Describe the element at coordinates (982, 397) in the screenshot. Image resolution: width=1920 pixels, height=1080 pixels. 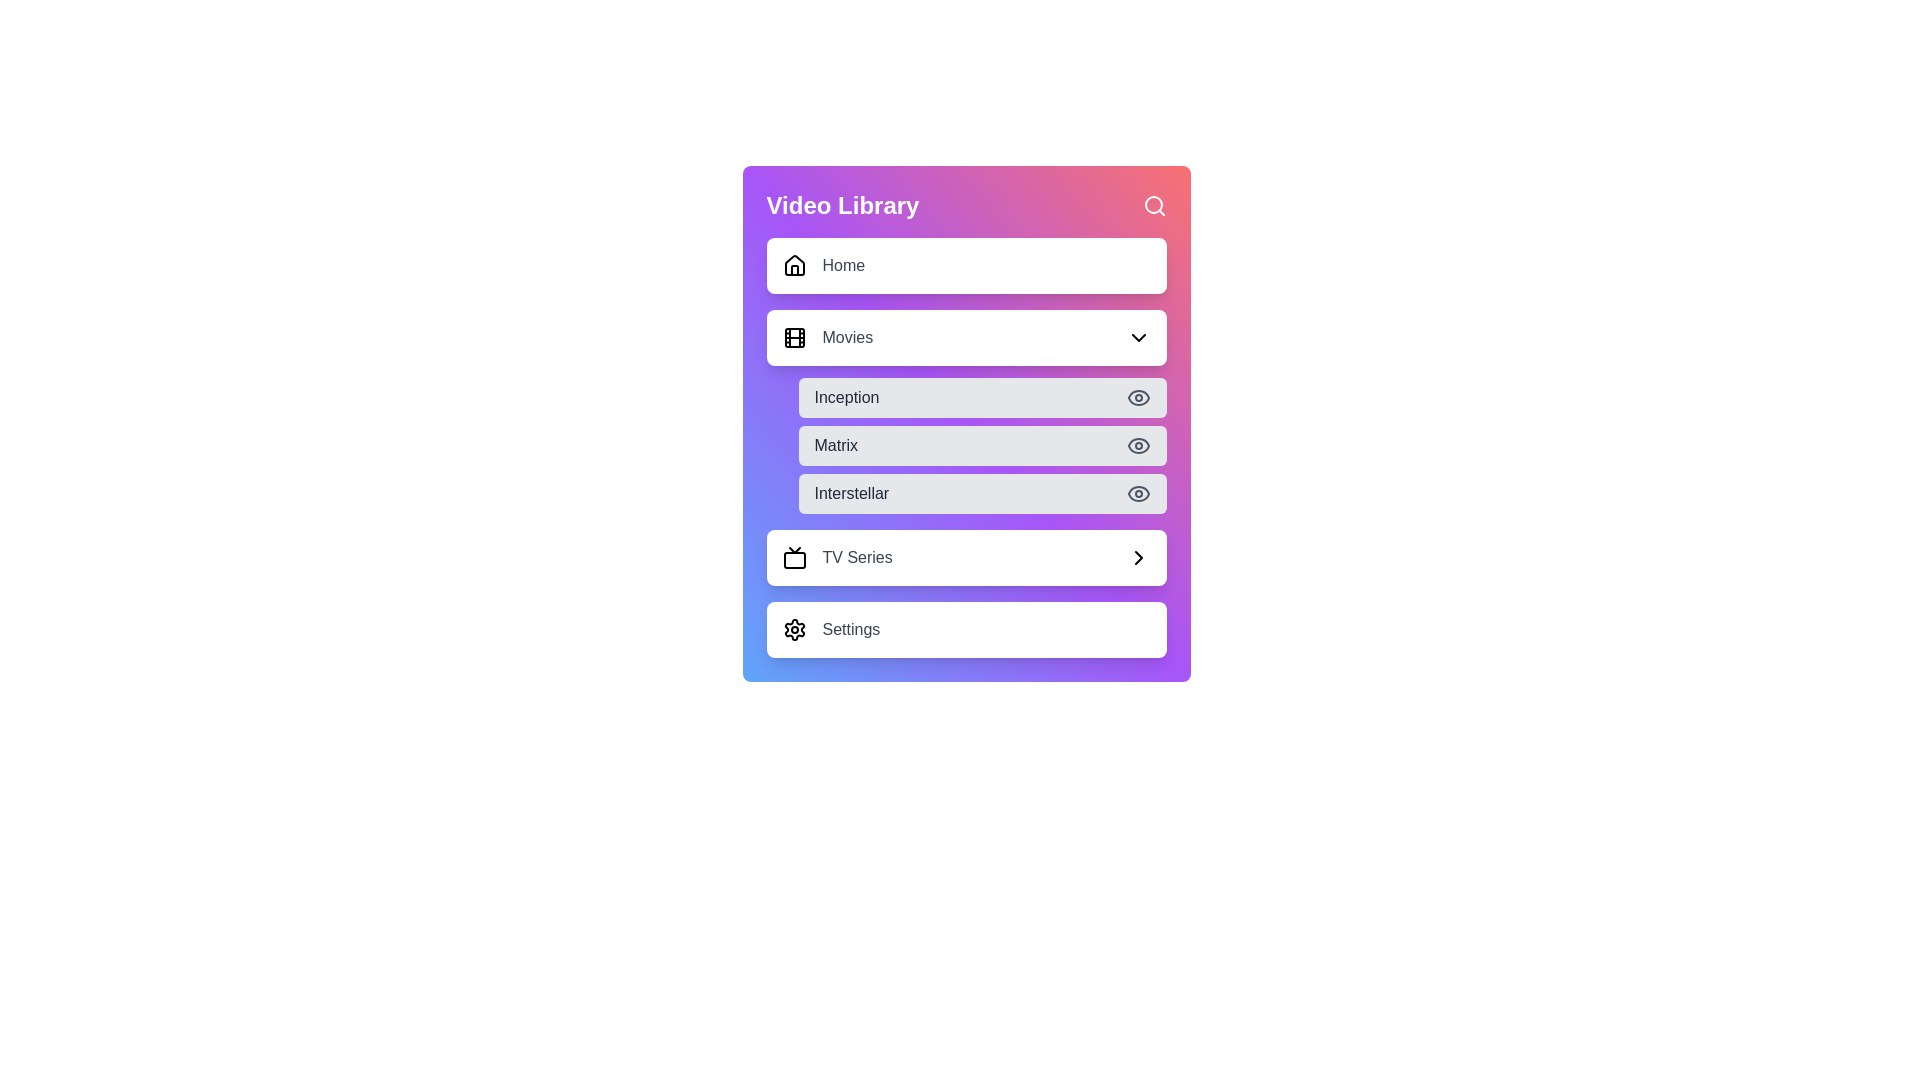
I see `the 'Inception' menu item, which is the first entry in the list of movies under the 'Movies' category` at that location.